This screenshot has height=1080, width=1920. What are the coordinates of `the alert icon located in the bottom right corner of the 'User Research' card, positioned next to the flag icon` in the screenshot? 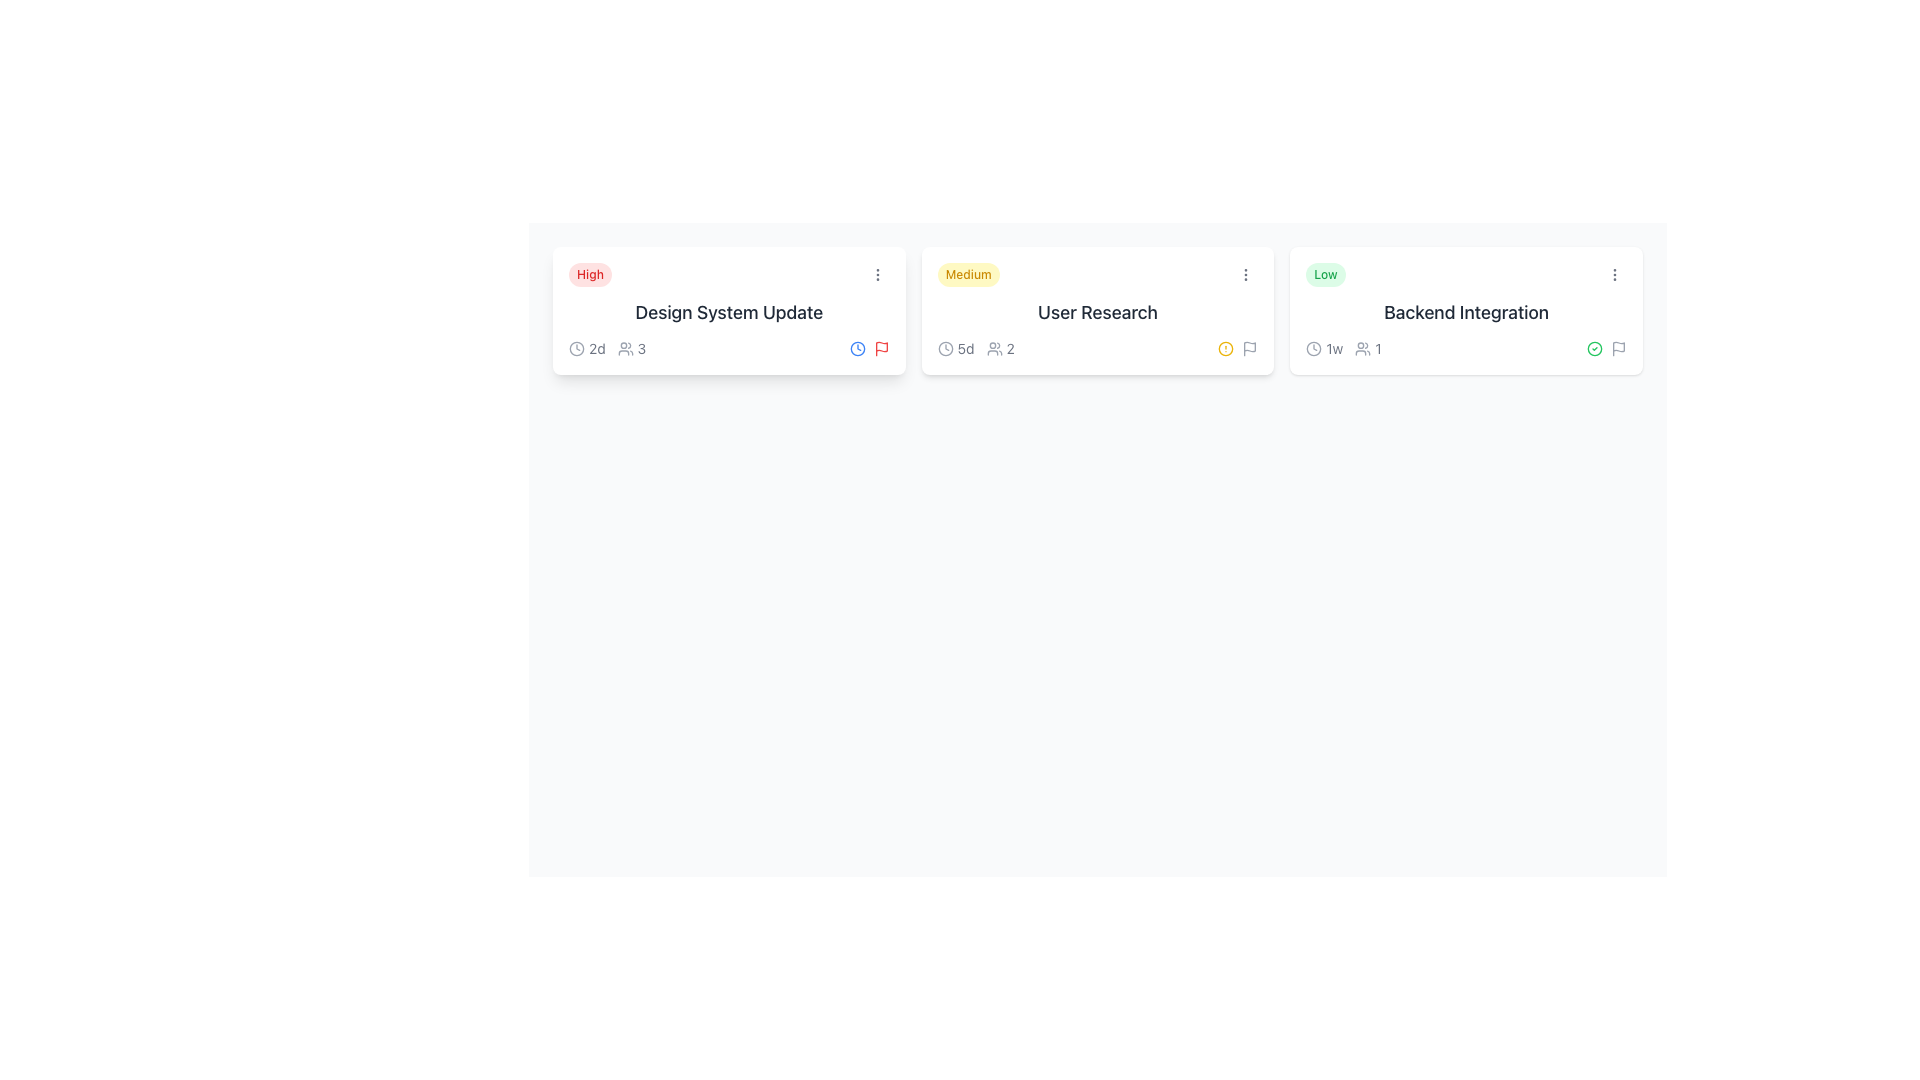 It's located at (1225, 347).